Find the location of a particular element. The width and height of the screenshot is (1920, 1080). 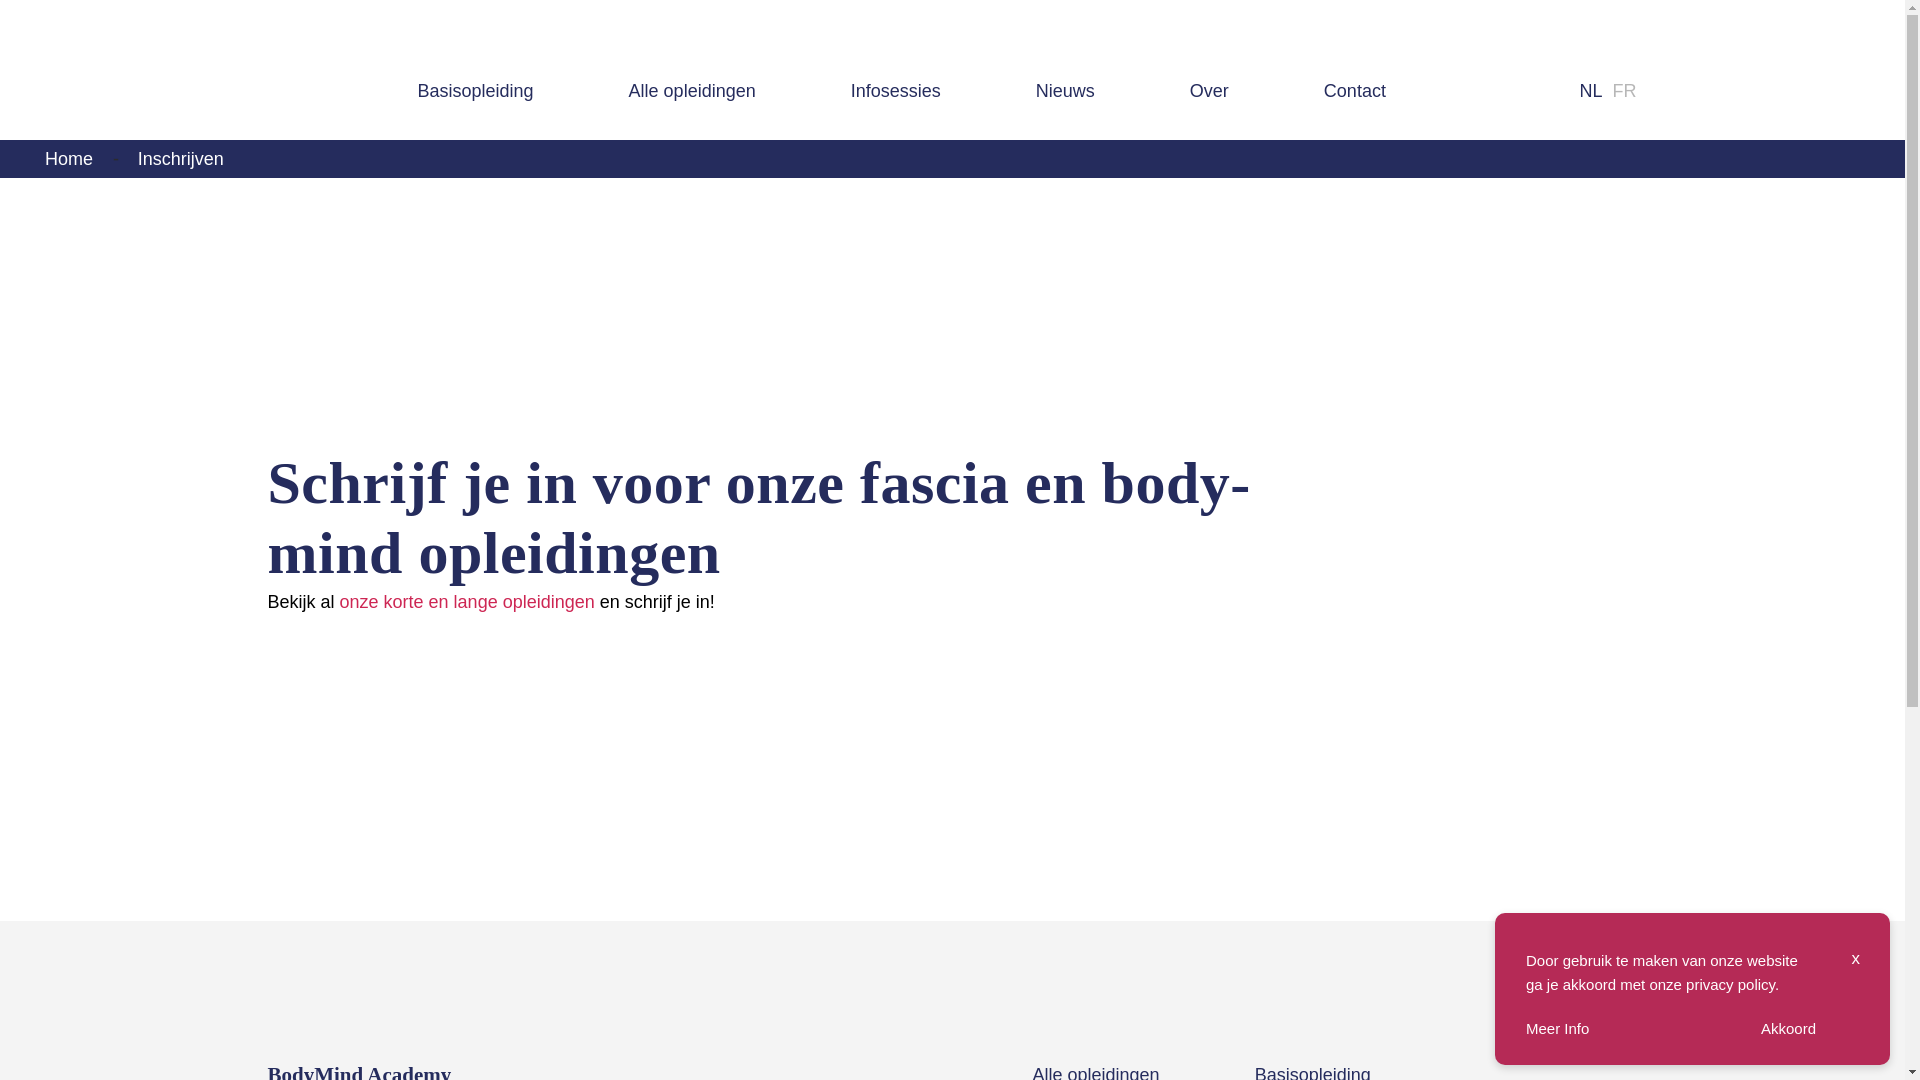

'Contact' is located at coordinates (1354, 91).